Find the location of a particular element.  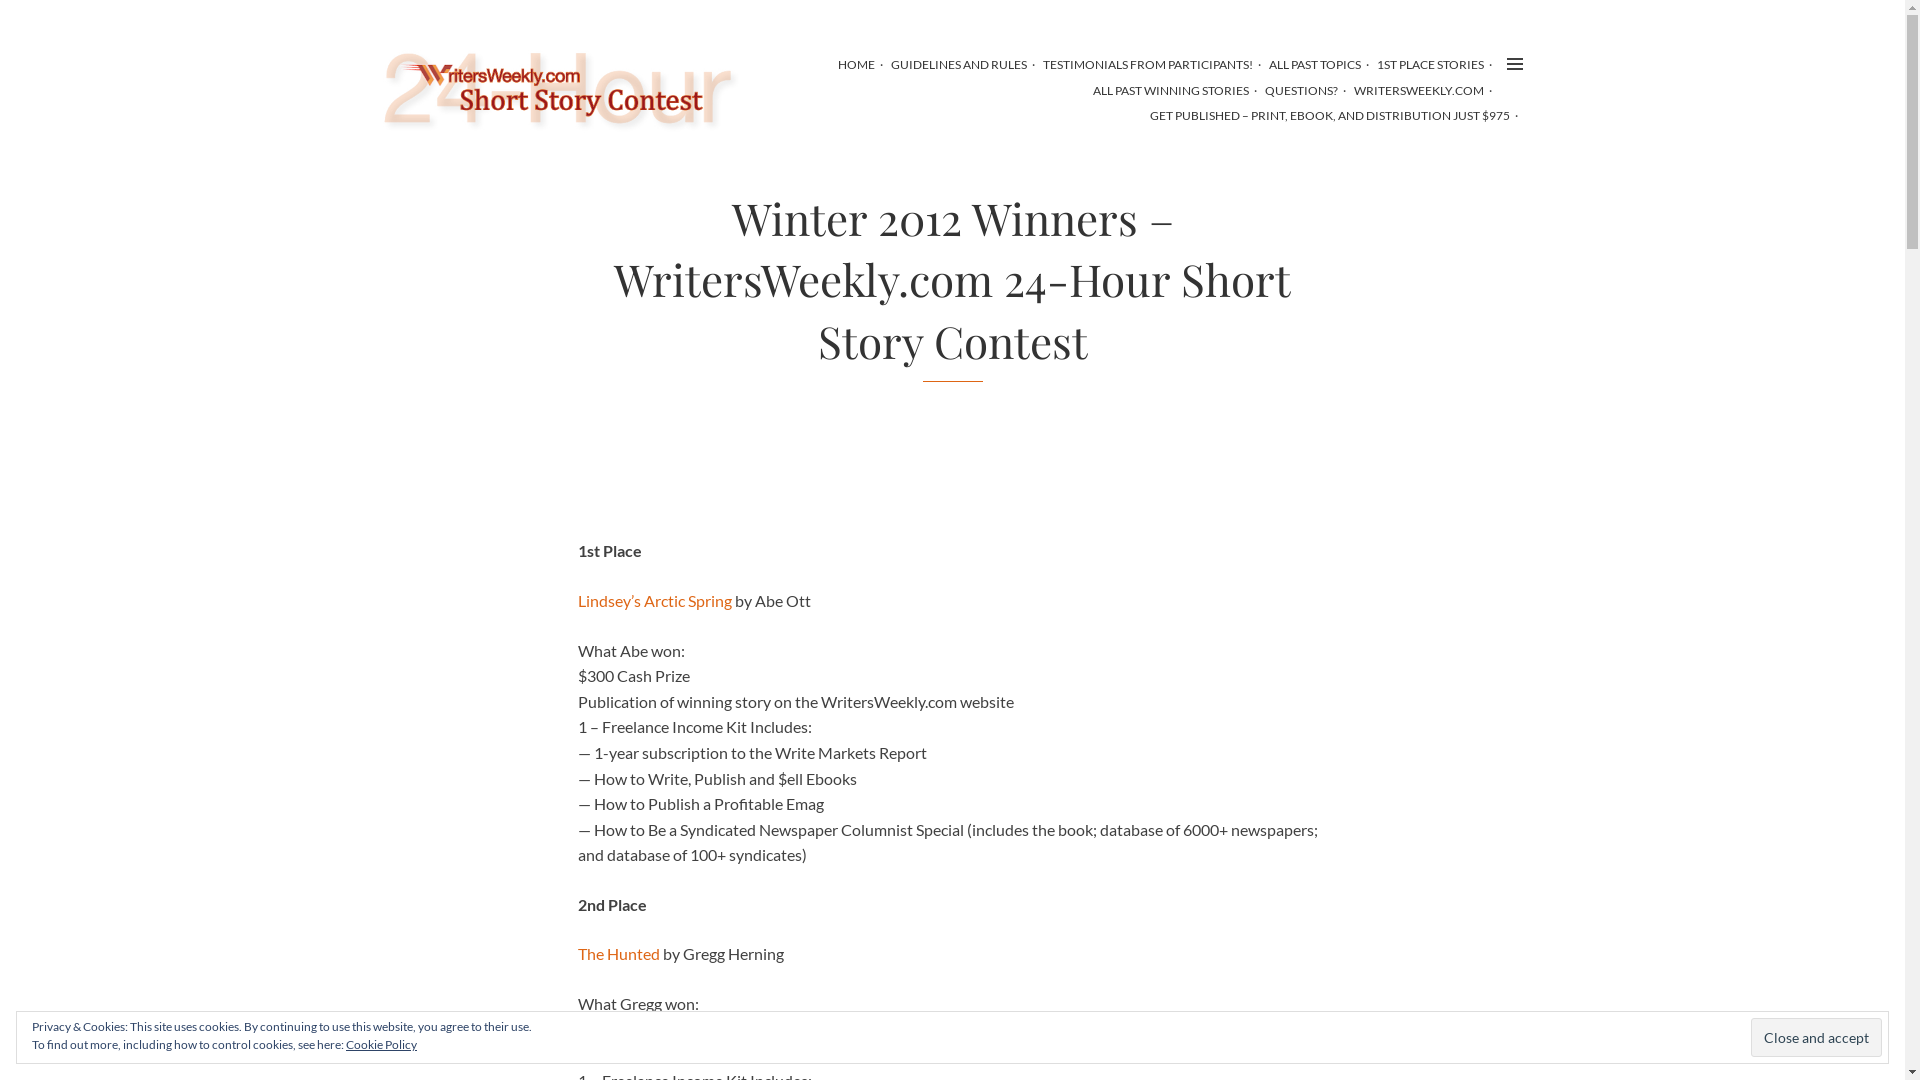

'WRITERSWEEKLY.COM' is located at coordinates (1418, 90).